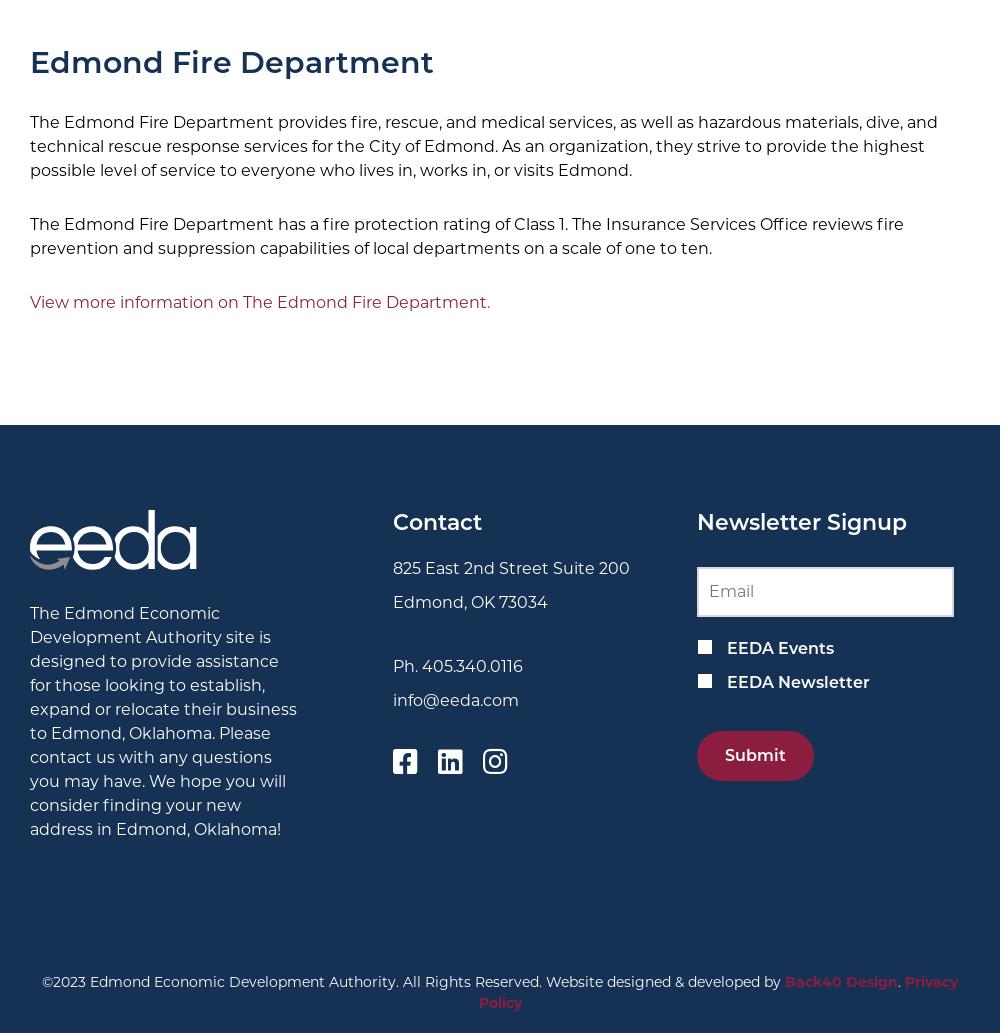 This screenshot has height=1033, width=1000. I want to click on 'EEDA Events', so click(779, 646).